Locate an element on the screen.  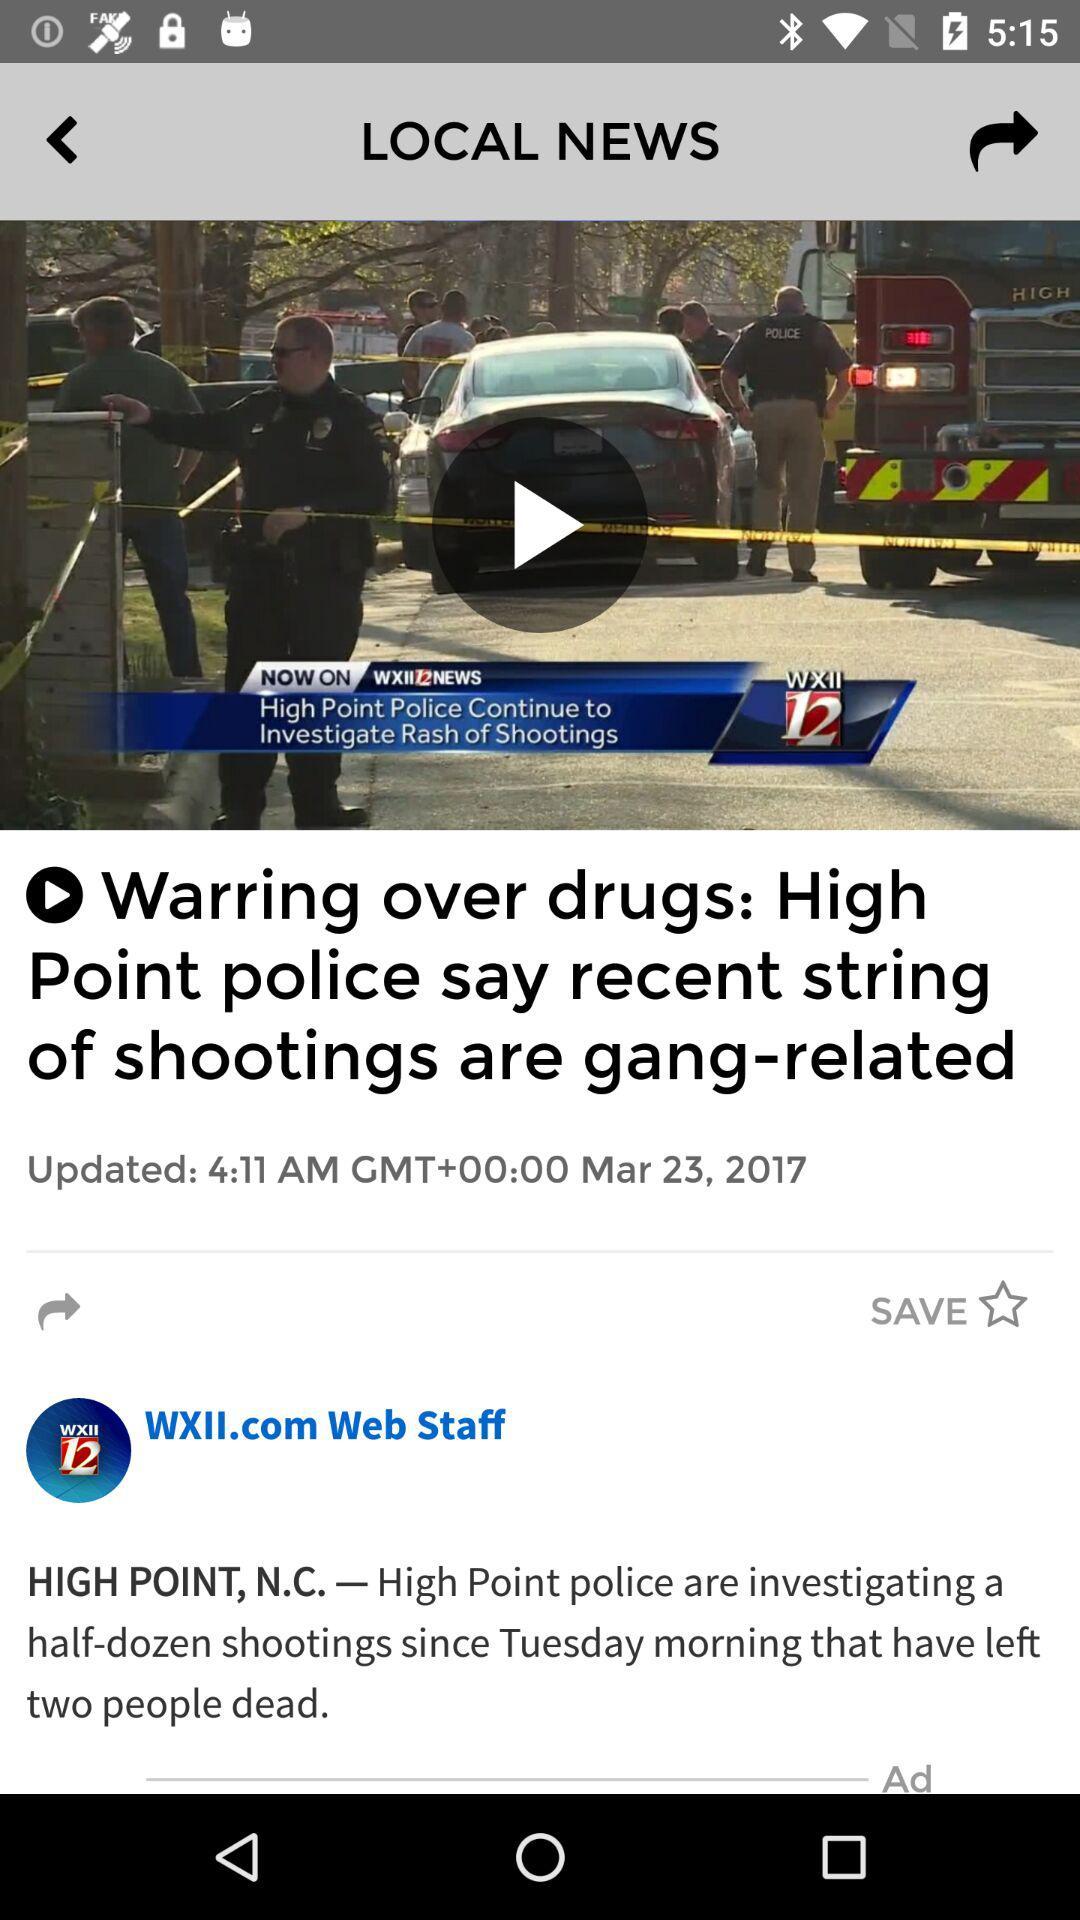
the item to the left of save icon is located at coordinates (58, 1312).